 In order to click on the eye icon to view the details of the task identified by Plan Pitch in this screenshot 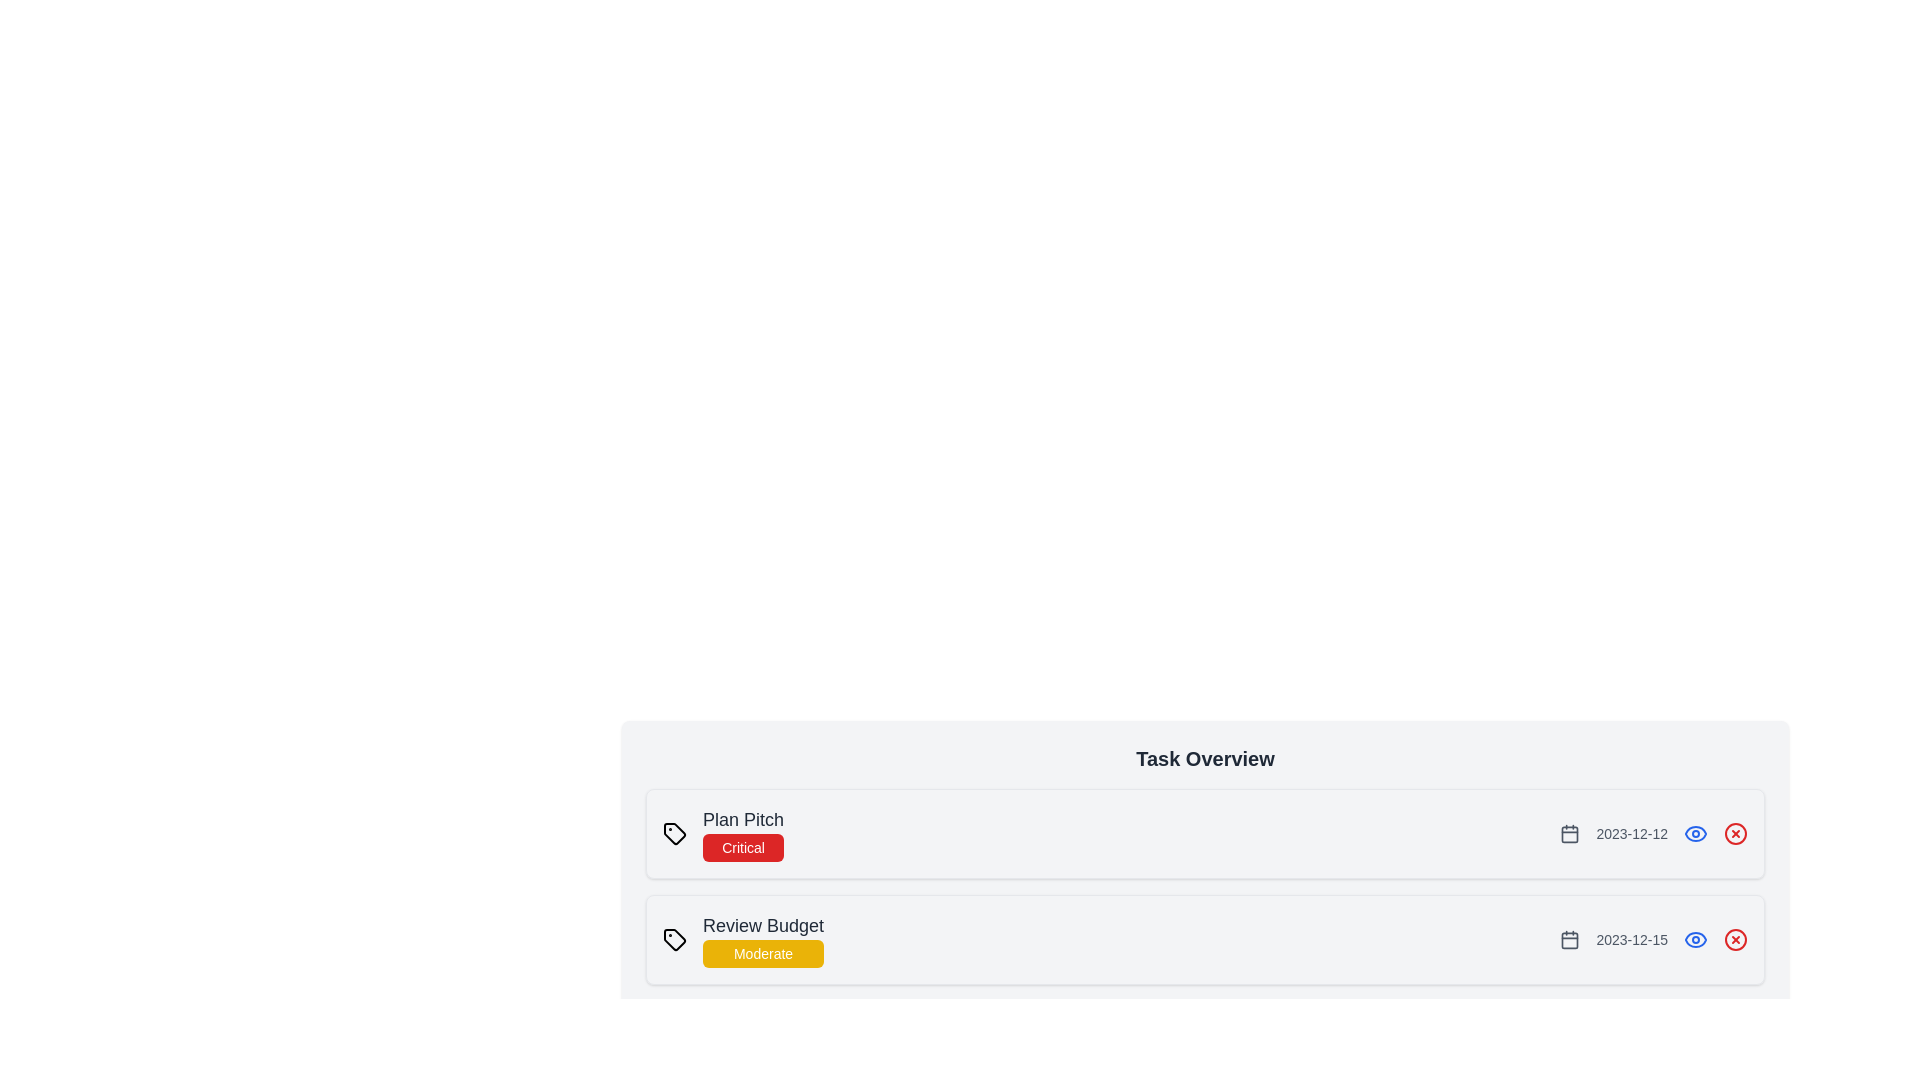, I will do `click(1694, 833)`.